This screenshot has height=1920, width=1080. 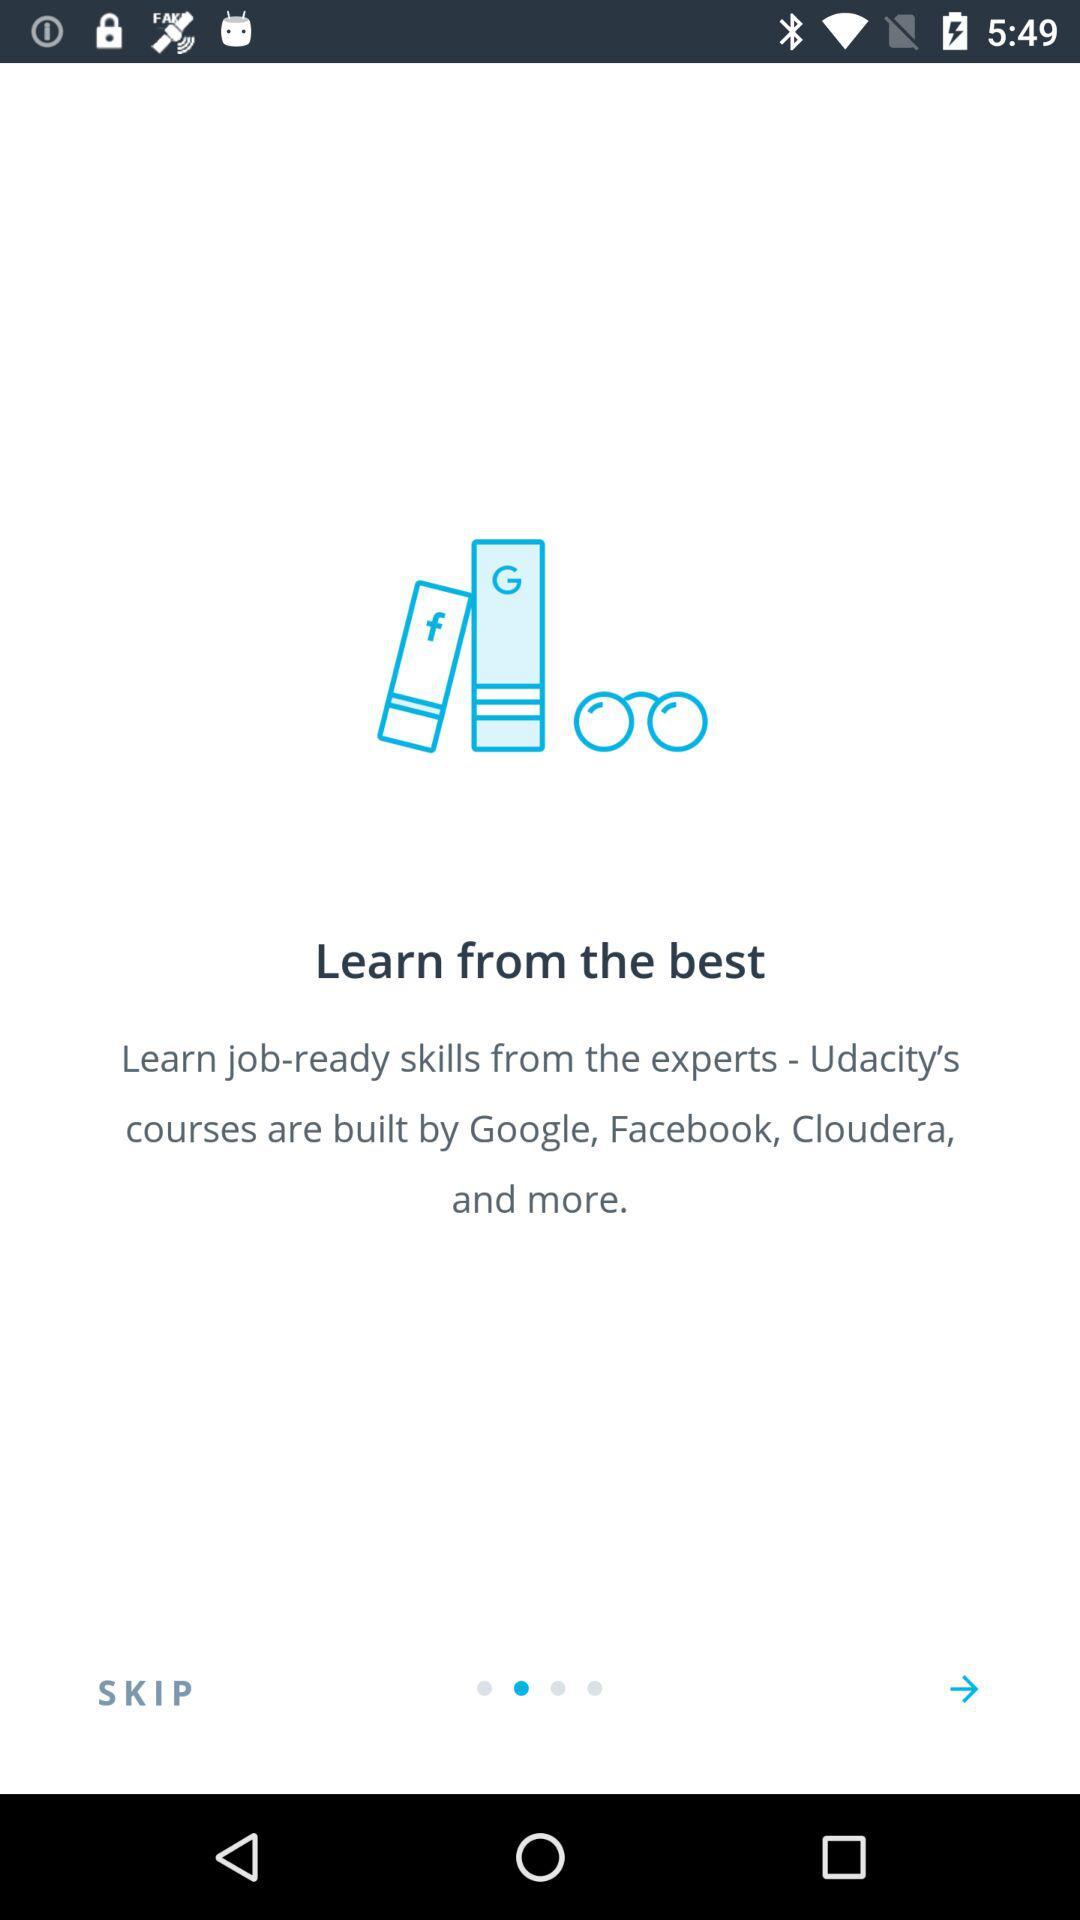 I want to click on item below the learn job ready item, so click(x=144, y=1688).